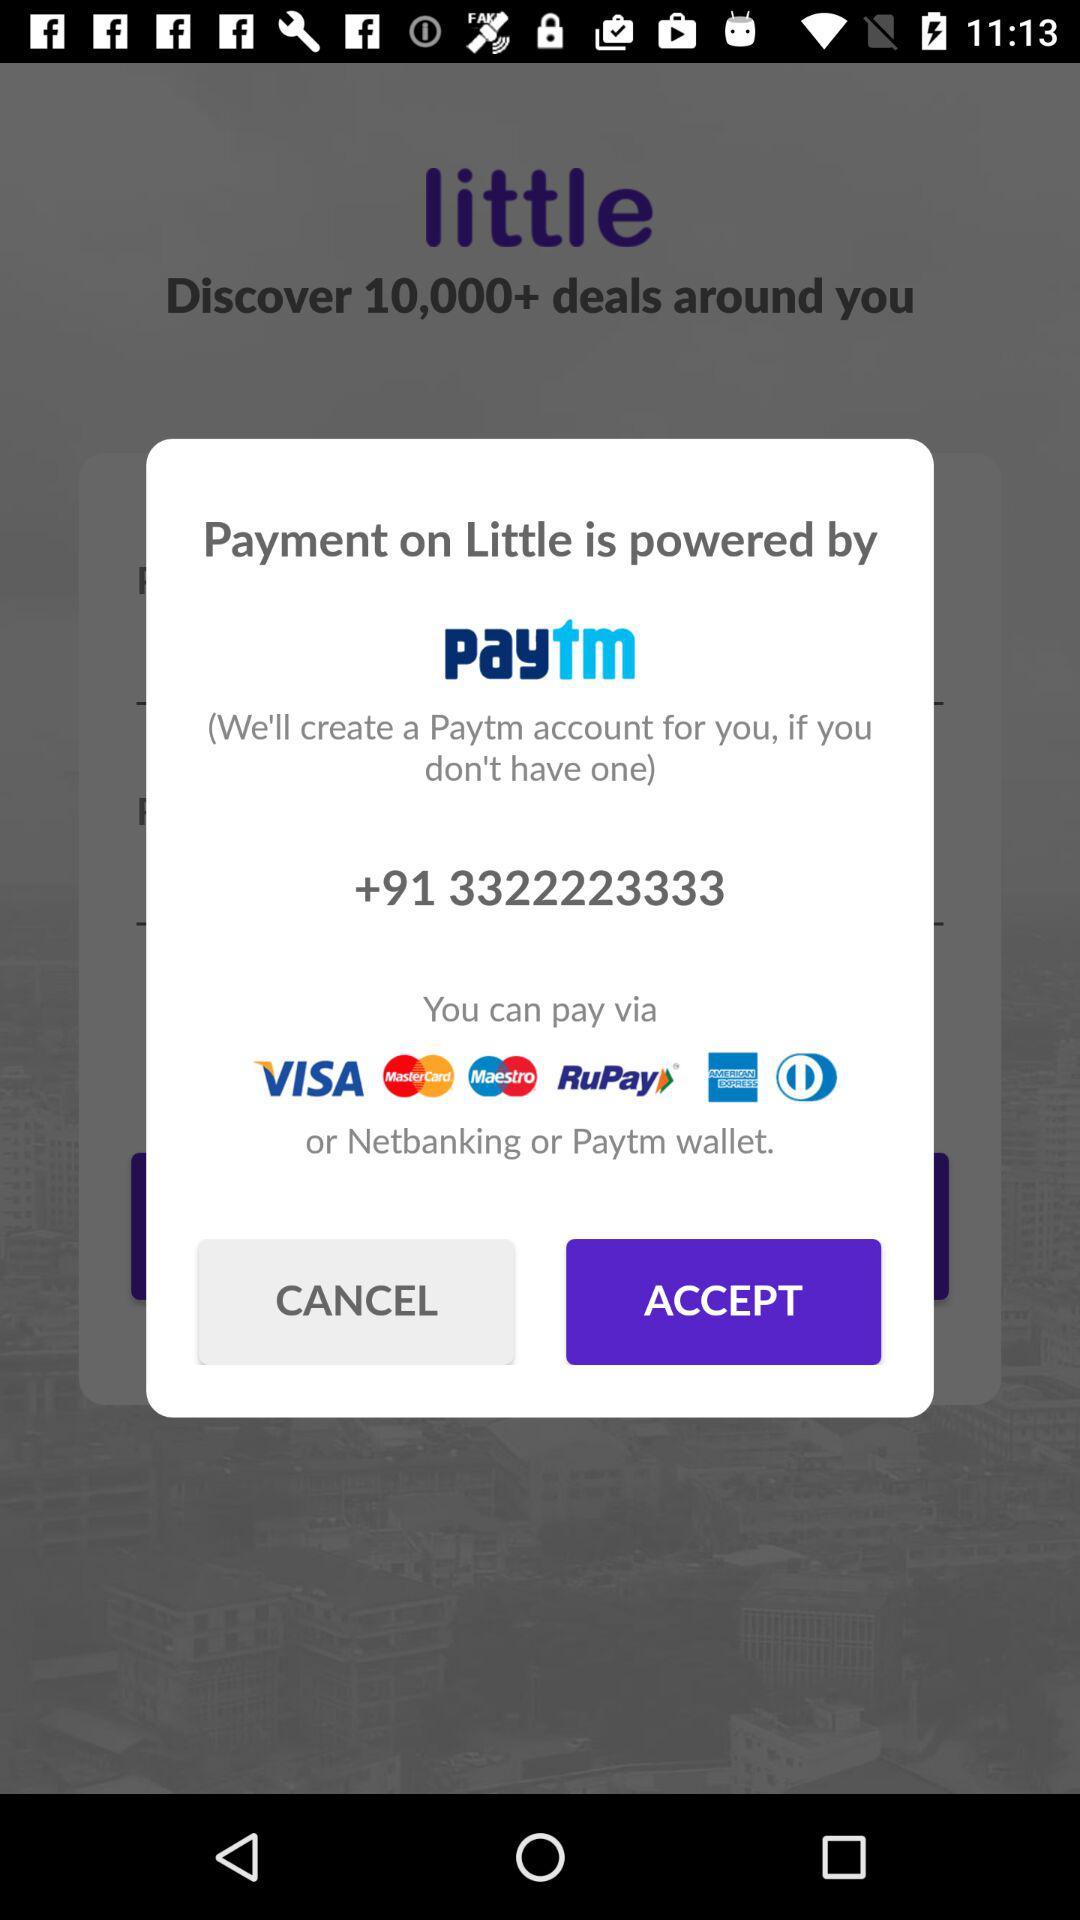  I want to click on cancel at the bottom left corner, so click(355, 1301).